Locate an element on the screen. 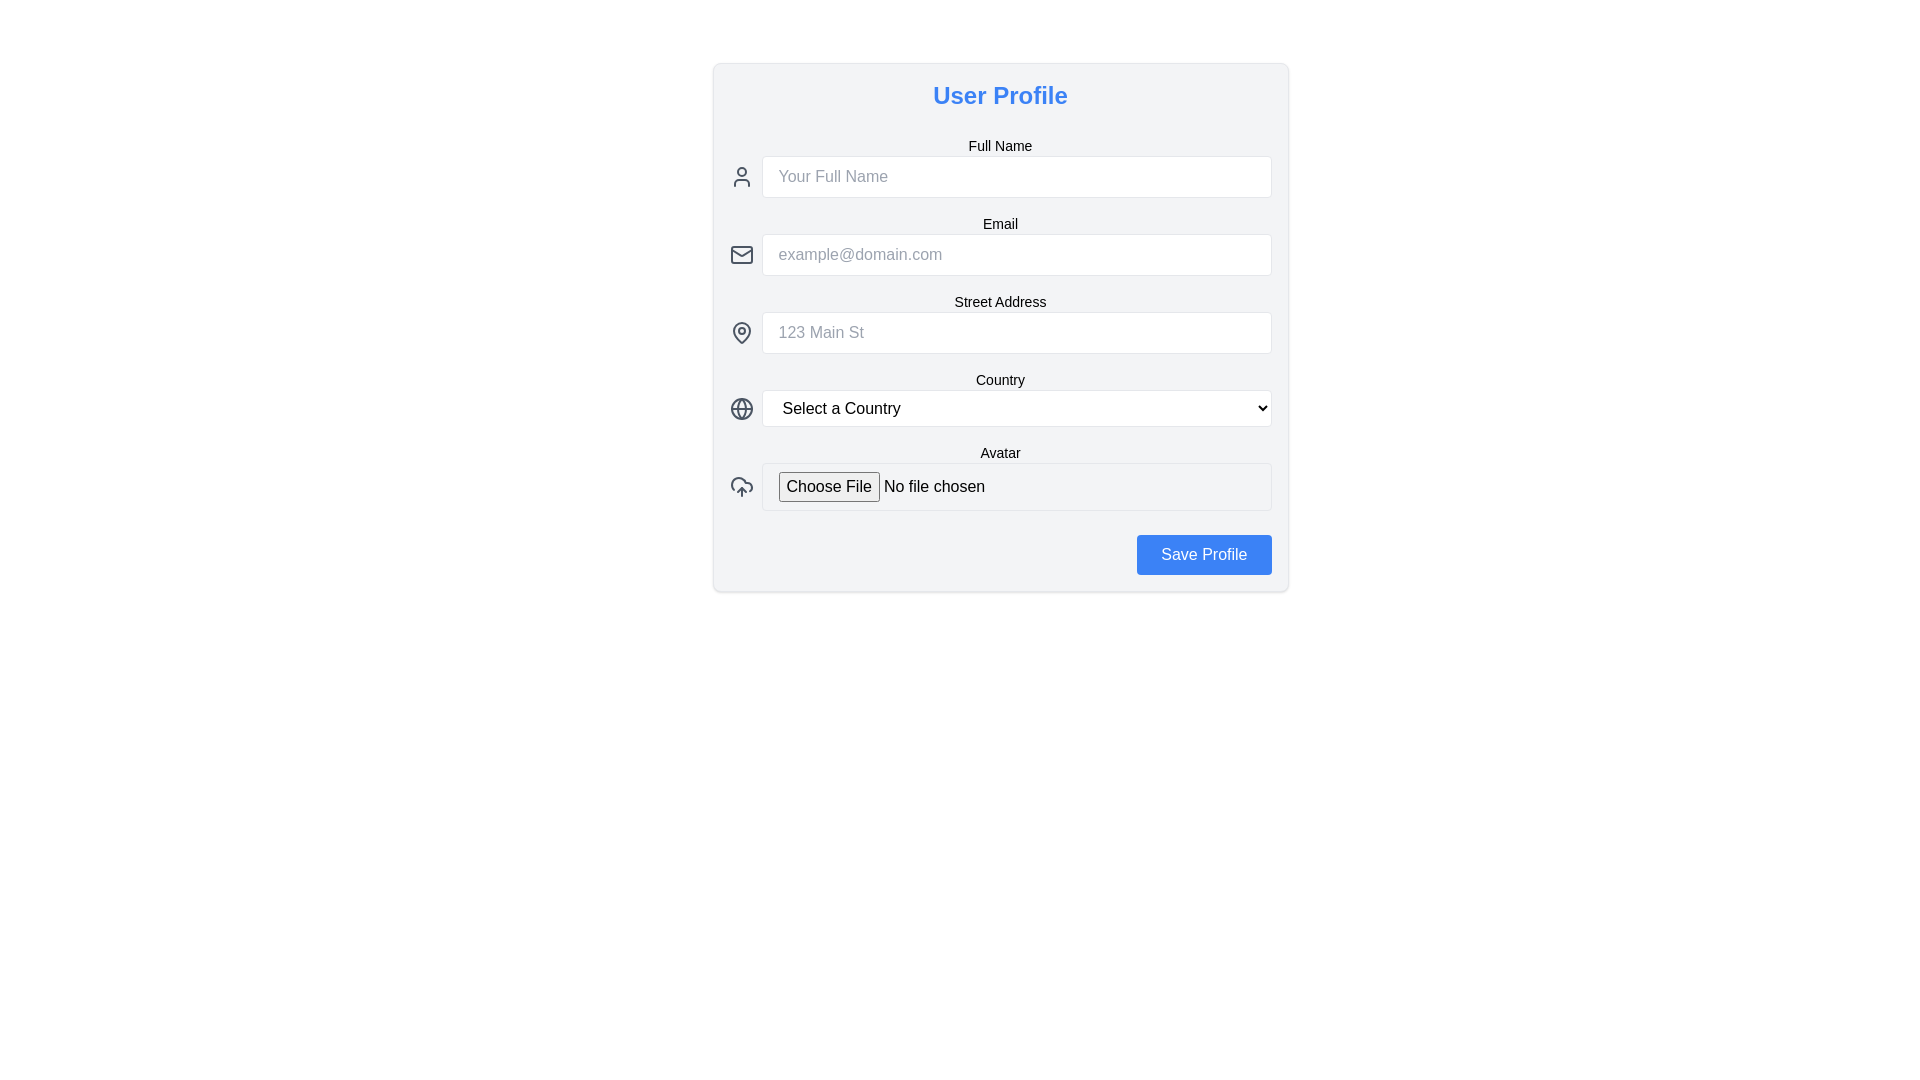 Image resolution: width=1920 pixels, height=1080 pixels. the dropdown menu styled with a white background and rounded corners, displaying 'Select a Country' is located at coordinates (1016, 407).